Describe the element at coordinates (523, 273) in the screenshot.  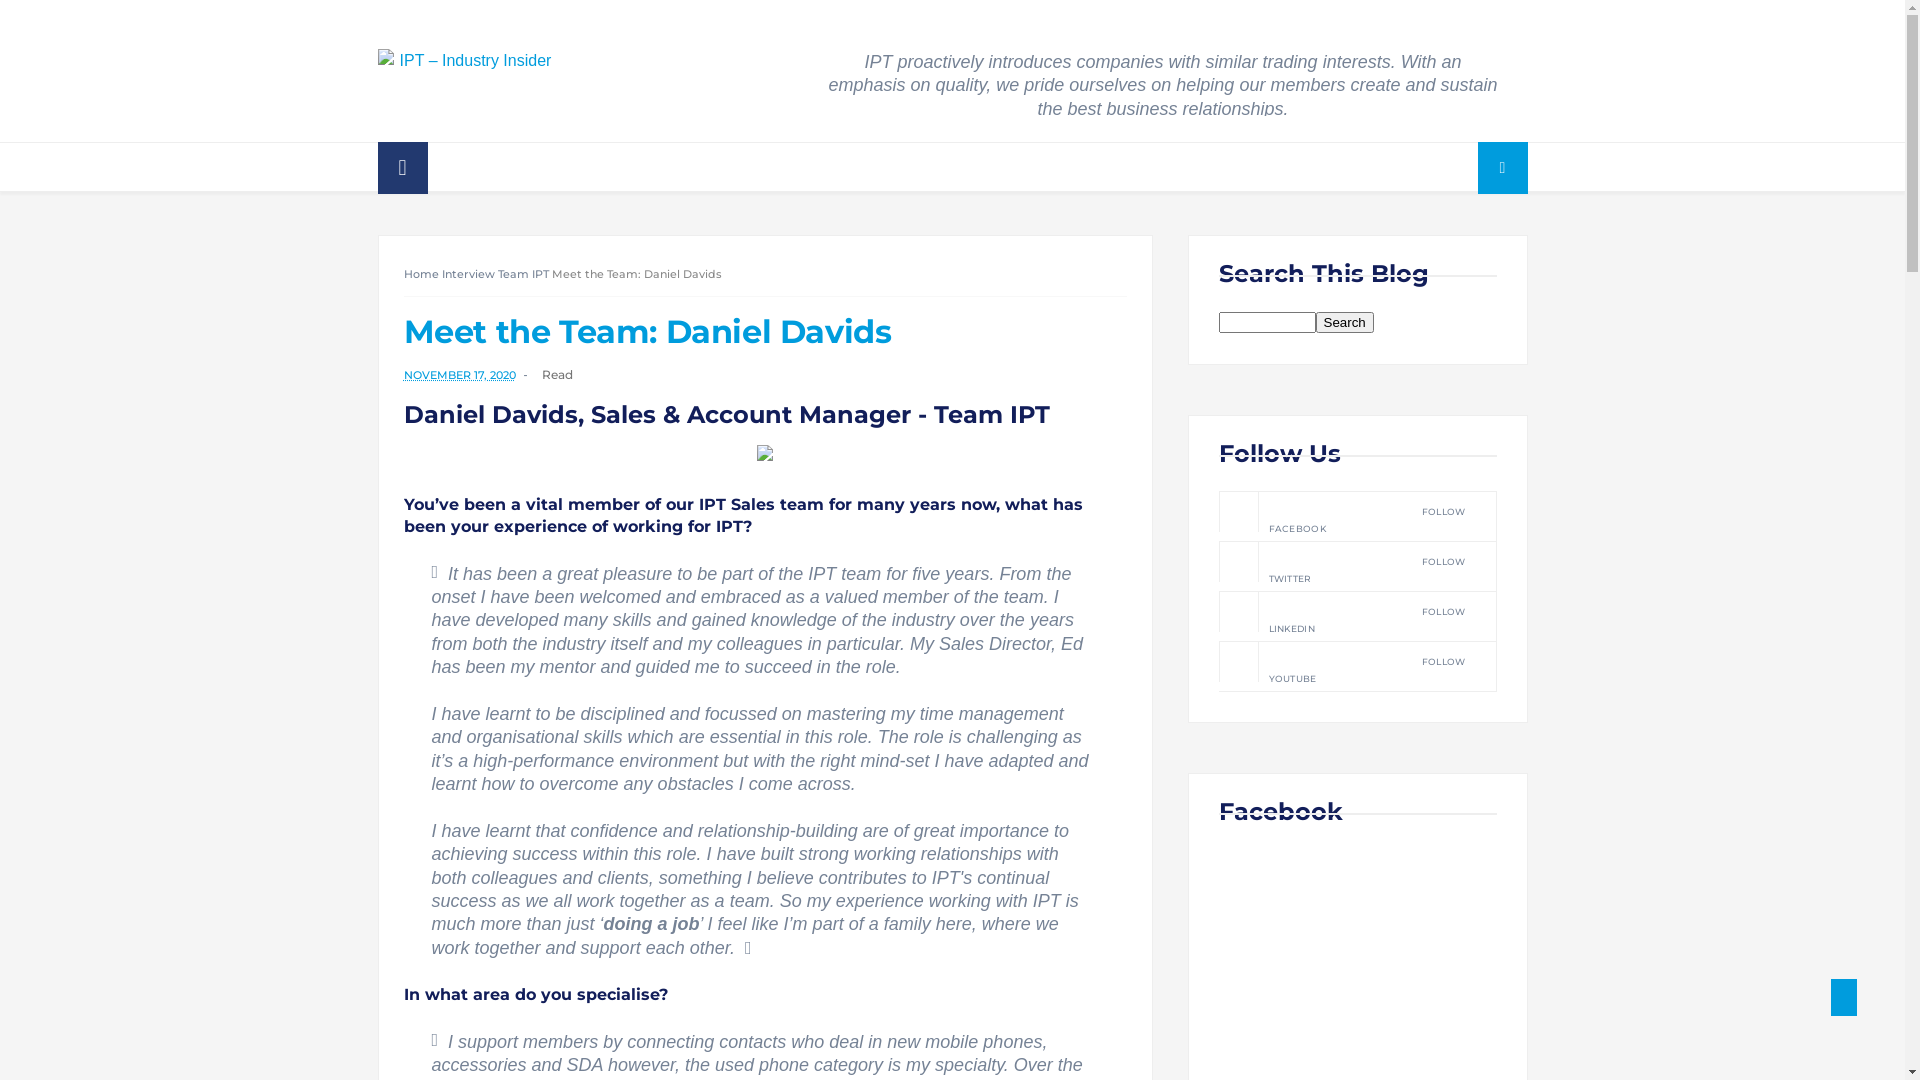
I see `'Team IPT'` at that location.